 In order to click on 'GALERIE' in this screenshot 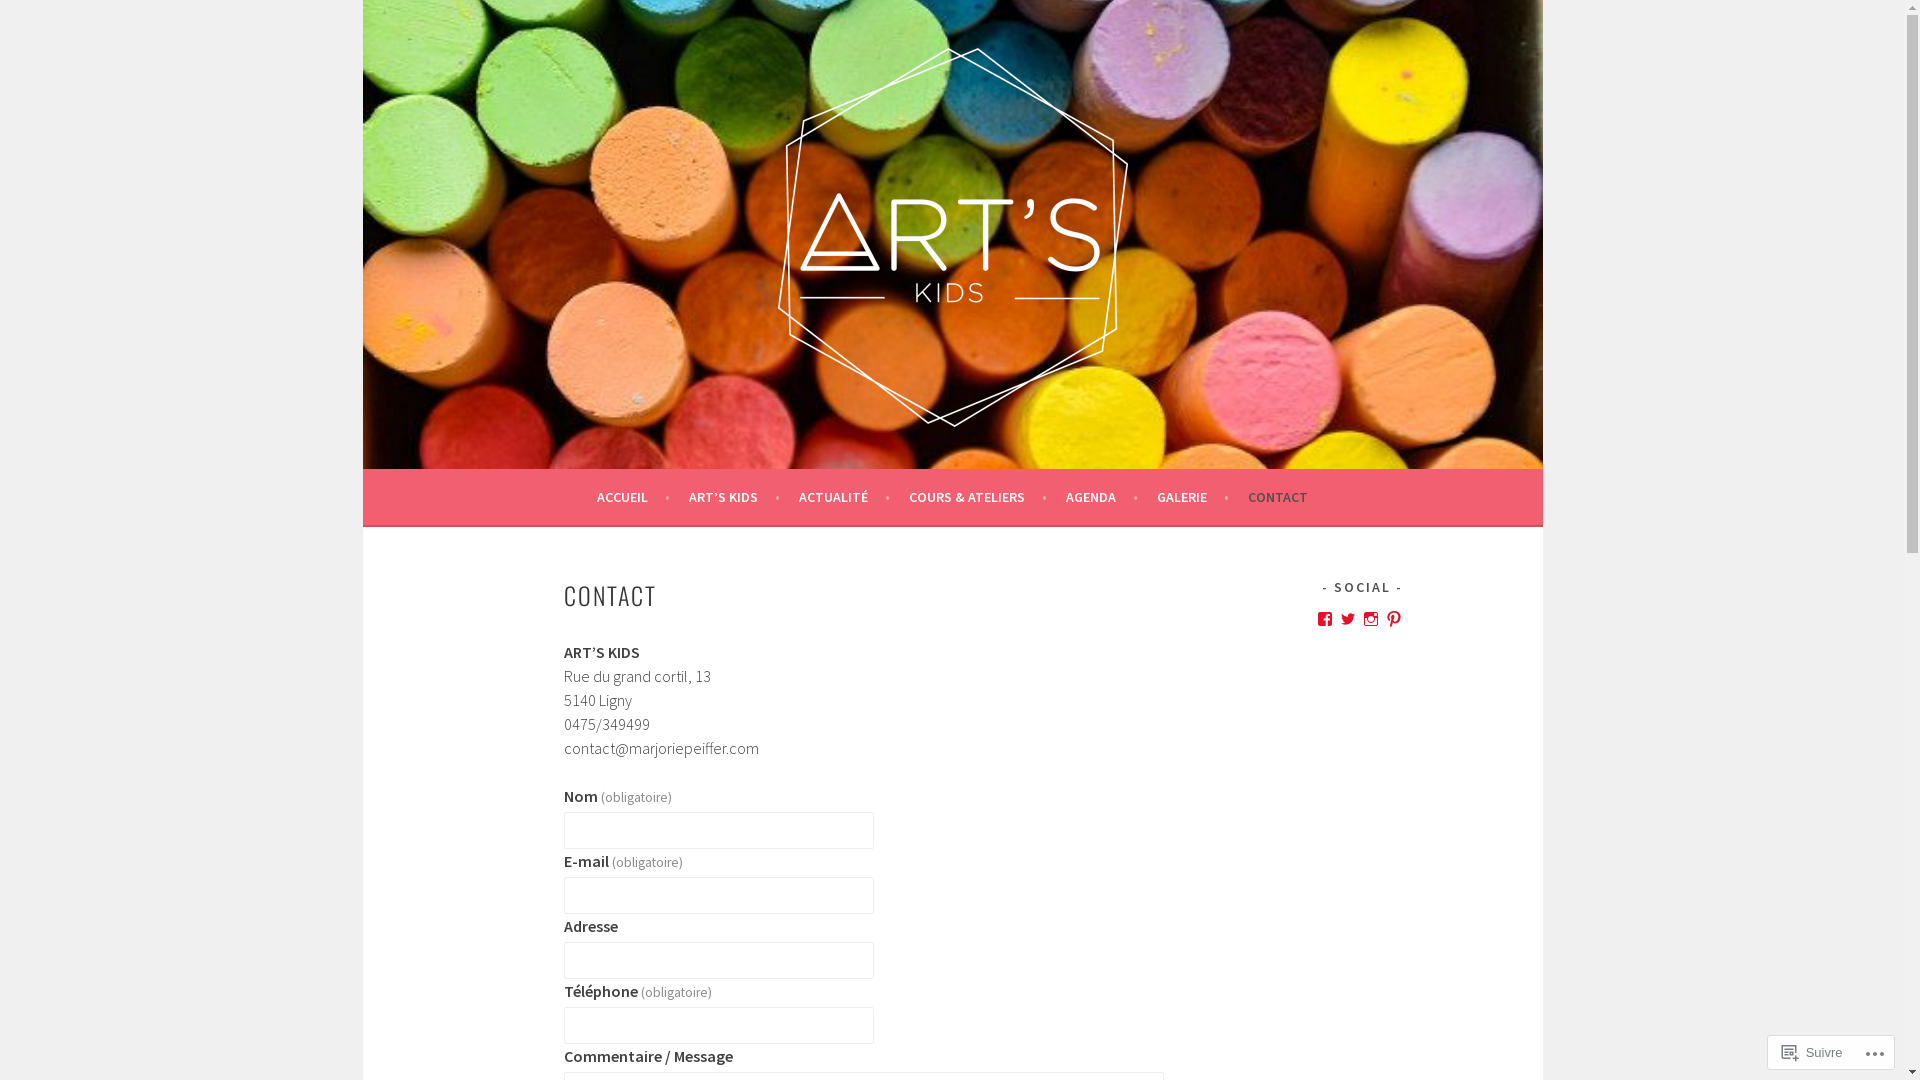, I will do `click(1193, 496)`.